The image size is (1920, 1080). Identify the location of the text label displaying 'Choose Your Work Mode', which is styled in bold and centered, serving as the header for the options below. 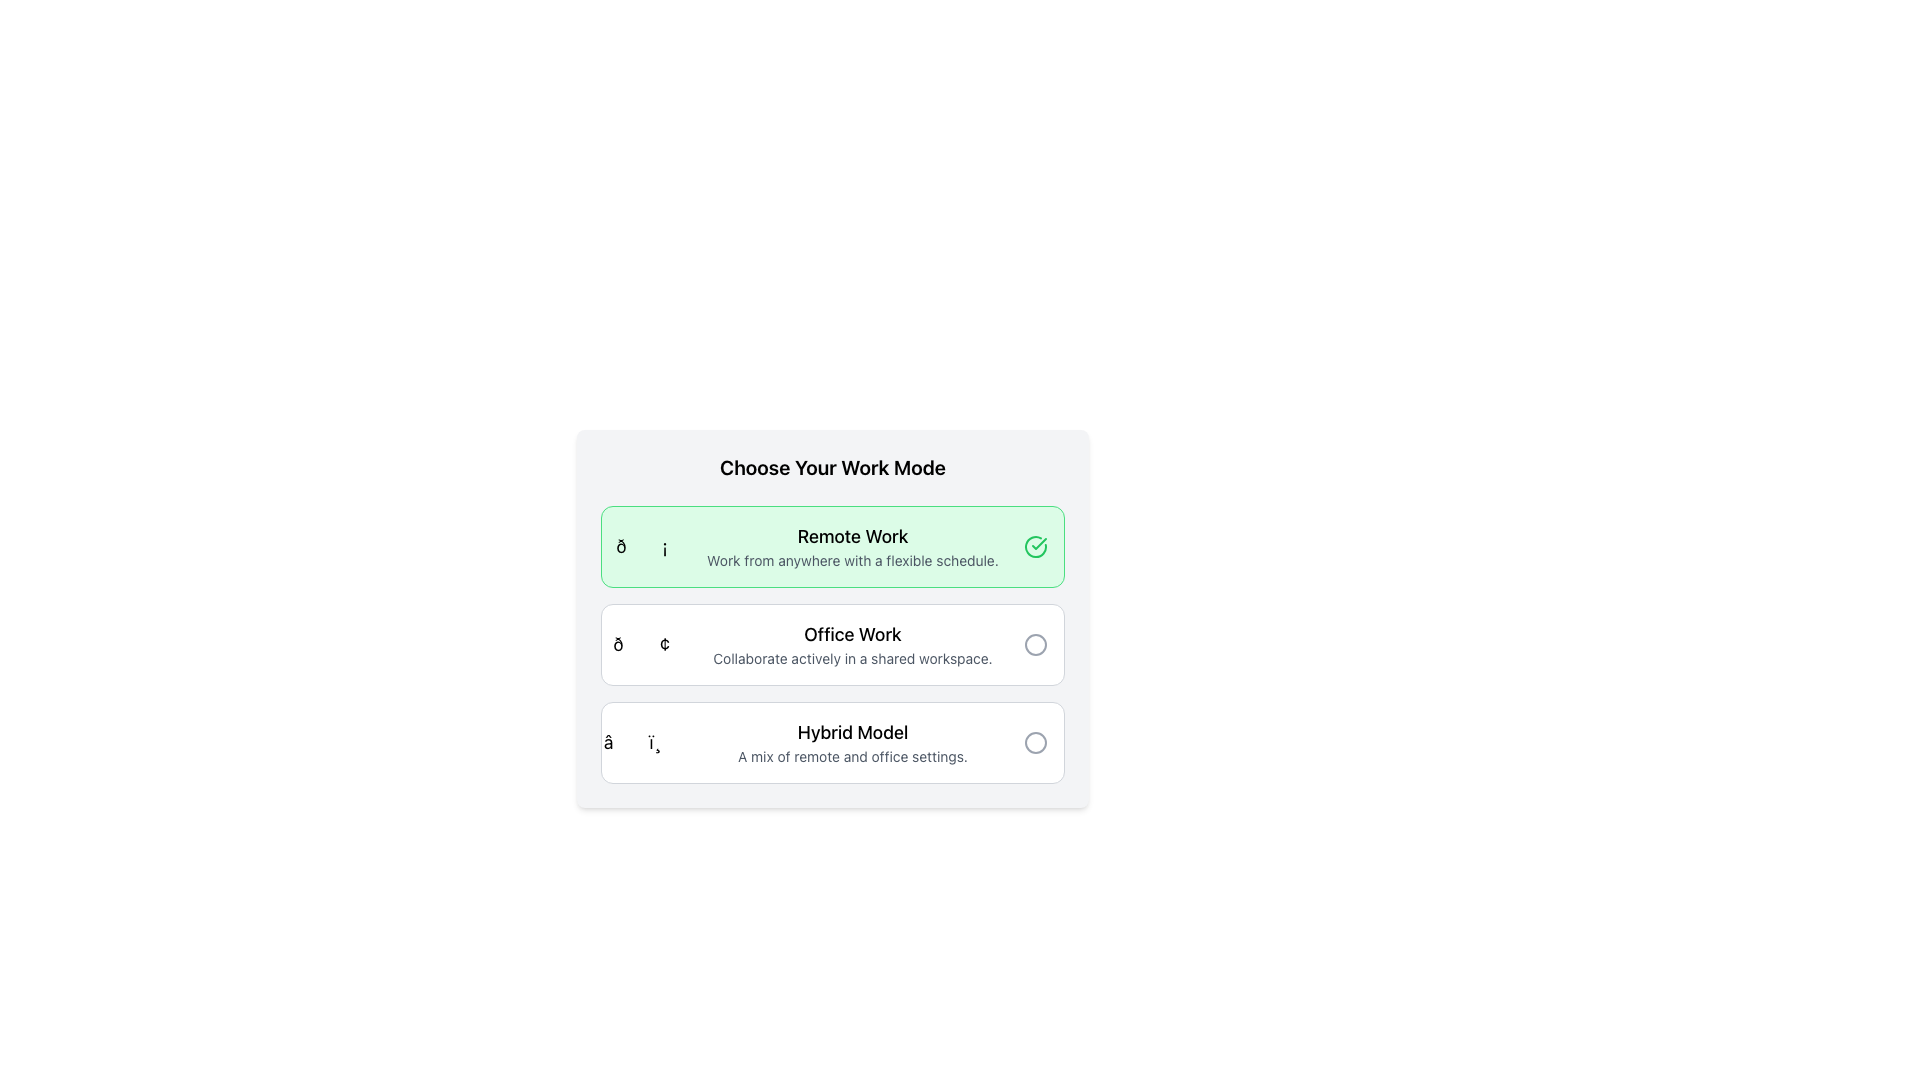
(833, 467).